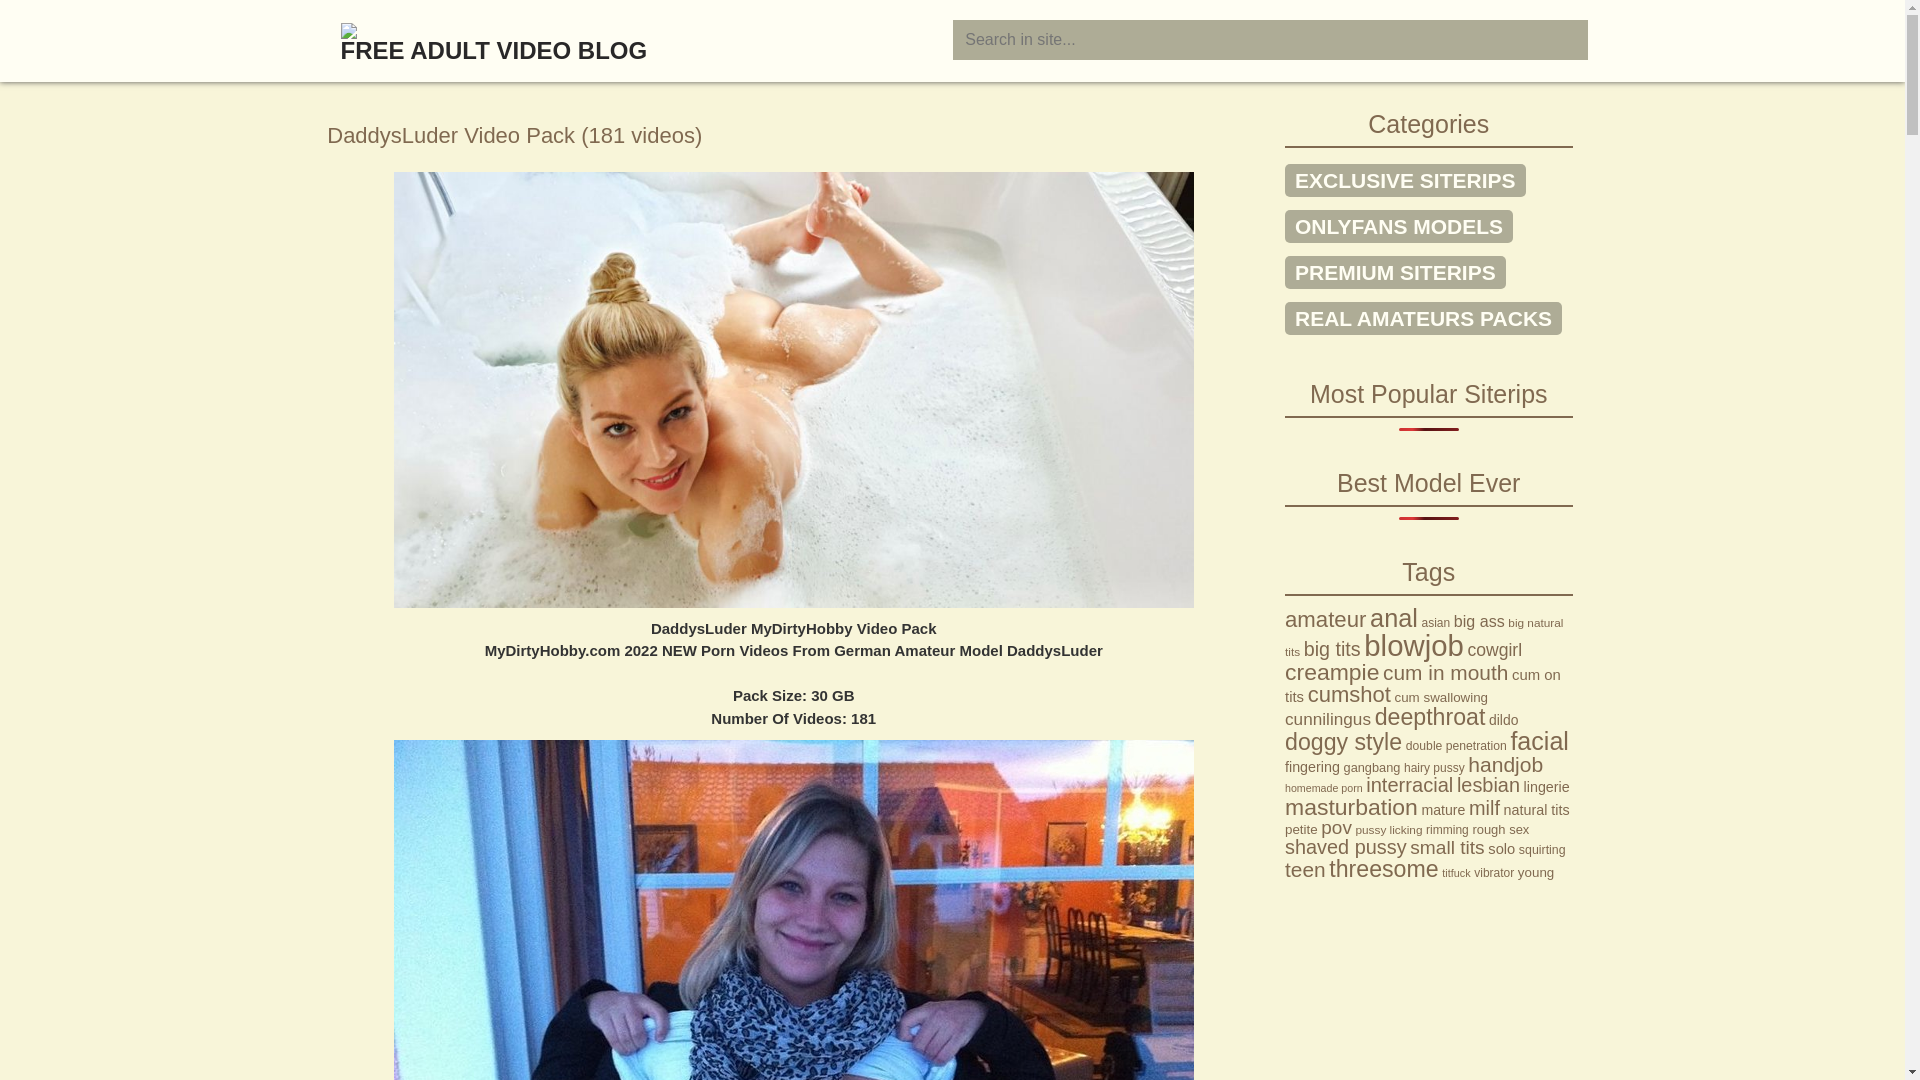  Describe the element at coordinates (1387, 829) in the screenshot. I see `'pussy licking'` at that location.